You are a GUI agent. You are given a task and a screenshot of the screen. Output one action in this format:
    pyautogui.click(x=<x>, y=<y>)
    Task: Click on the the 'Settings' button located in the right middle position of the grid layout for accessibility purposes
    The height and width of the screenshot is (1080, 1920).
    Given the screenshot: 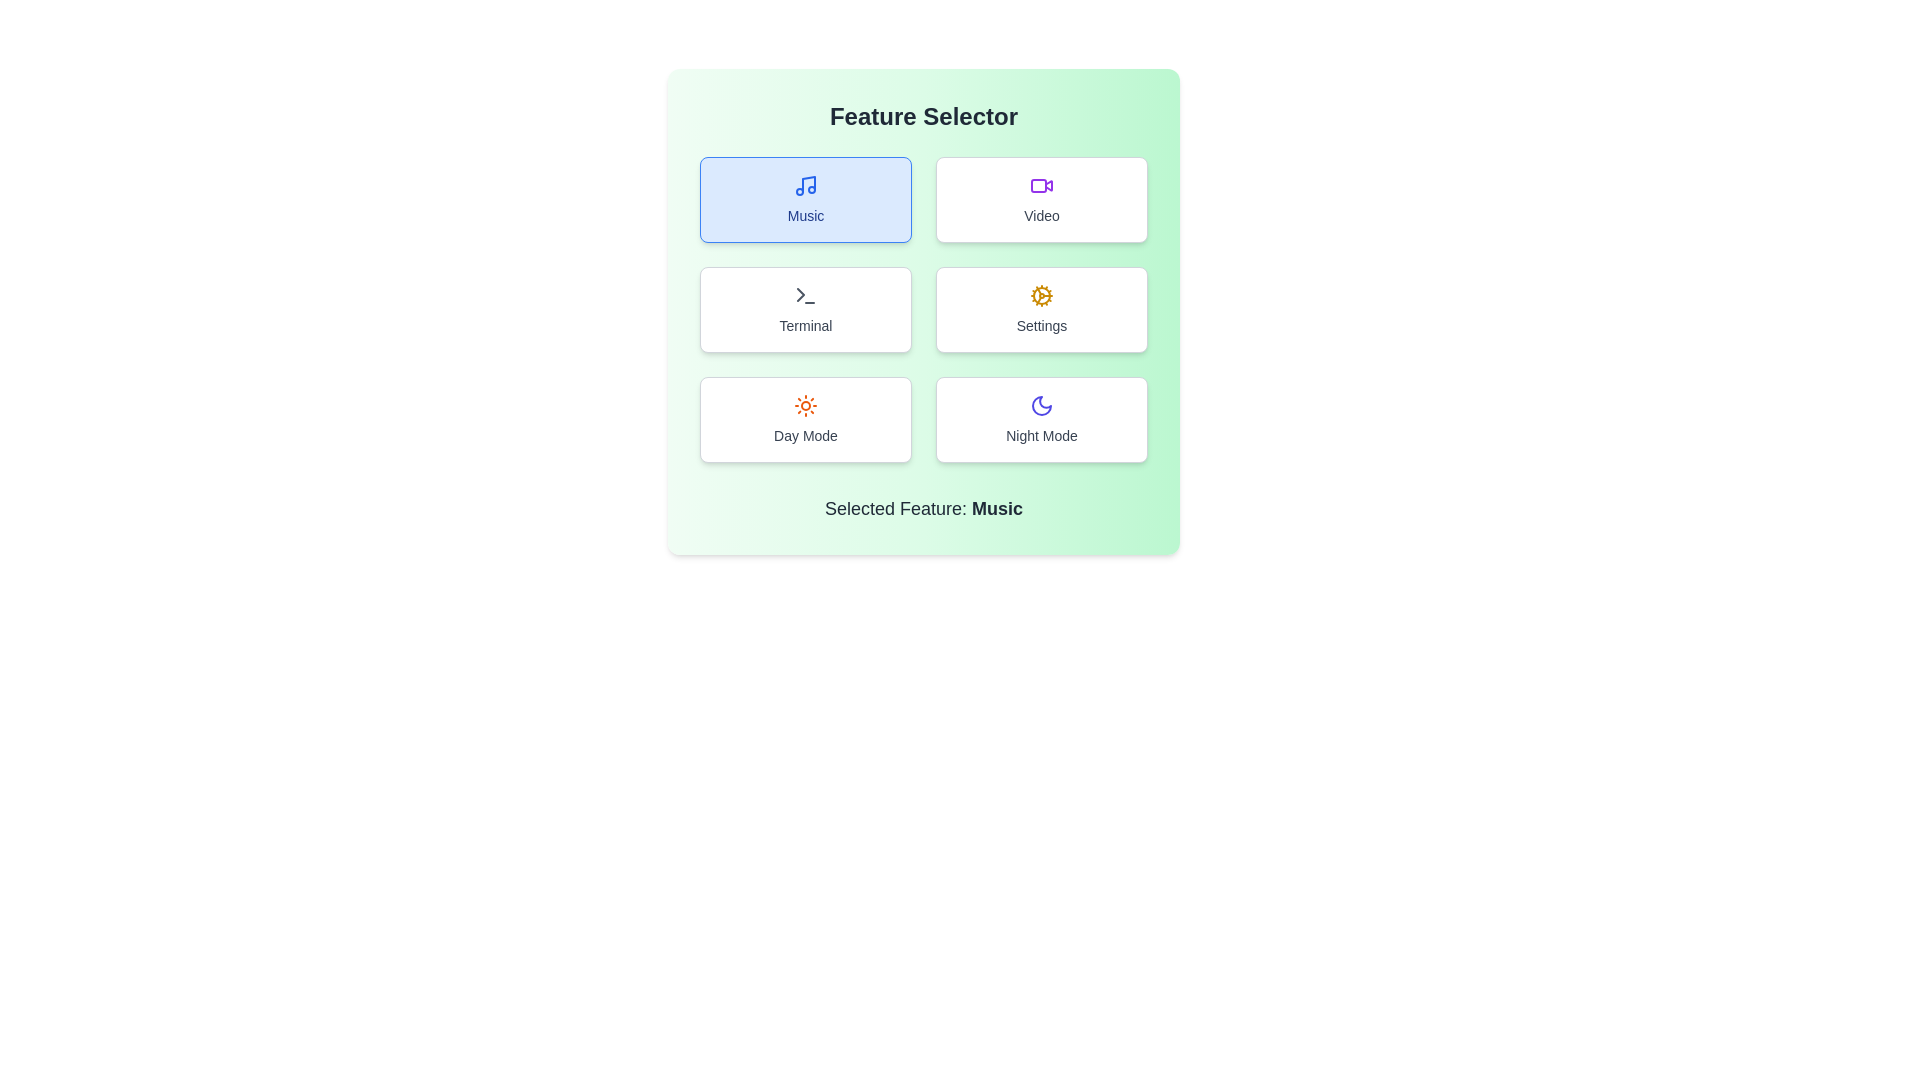 What is the action you would take?
    pyautogui.click(x=1040, y=309)
    